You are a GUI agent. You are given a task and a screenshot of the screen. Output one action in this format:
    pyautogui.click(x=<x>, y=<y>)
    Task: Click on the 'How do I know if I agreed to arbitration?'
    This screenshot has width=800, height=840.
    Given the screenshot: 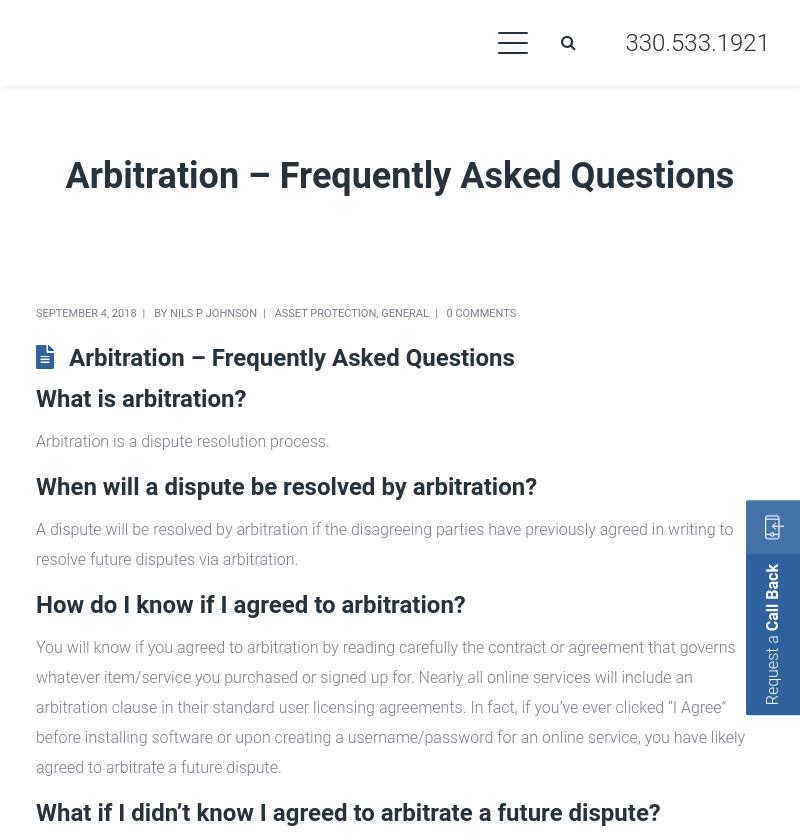 What is the action you would take?
    pyautogui.click(x=249, y=604)
    